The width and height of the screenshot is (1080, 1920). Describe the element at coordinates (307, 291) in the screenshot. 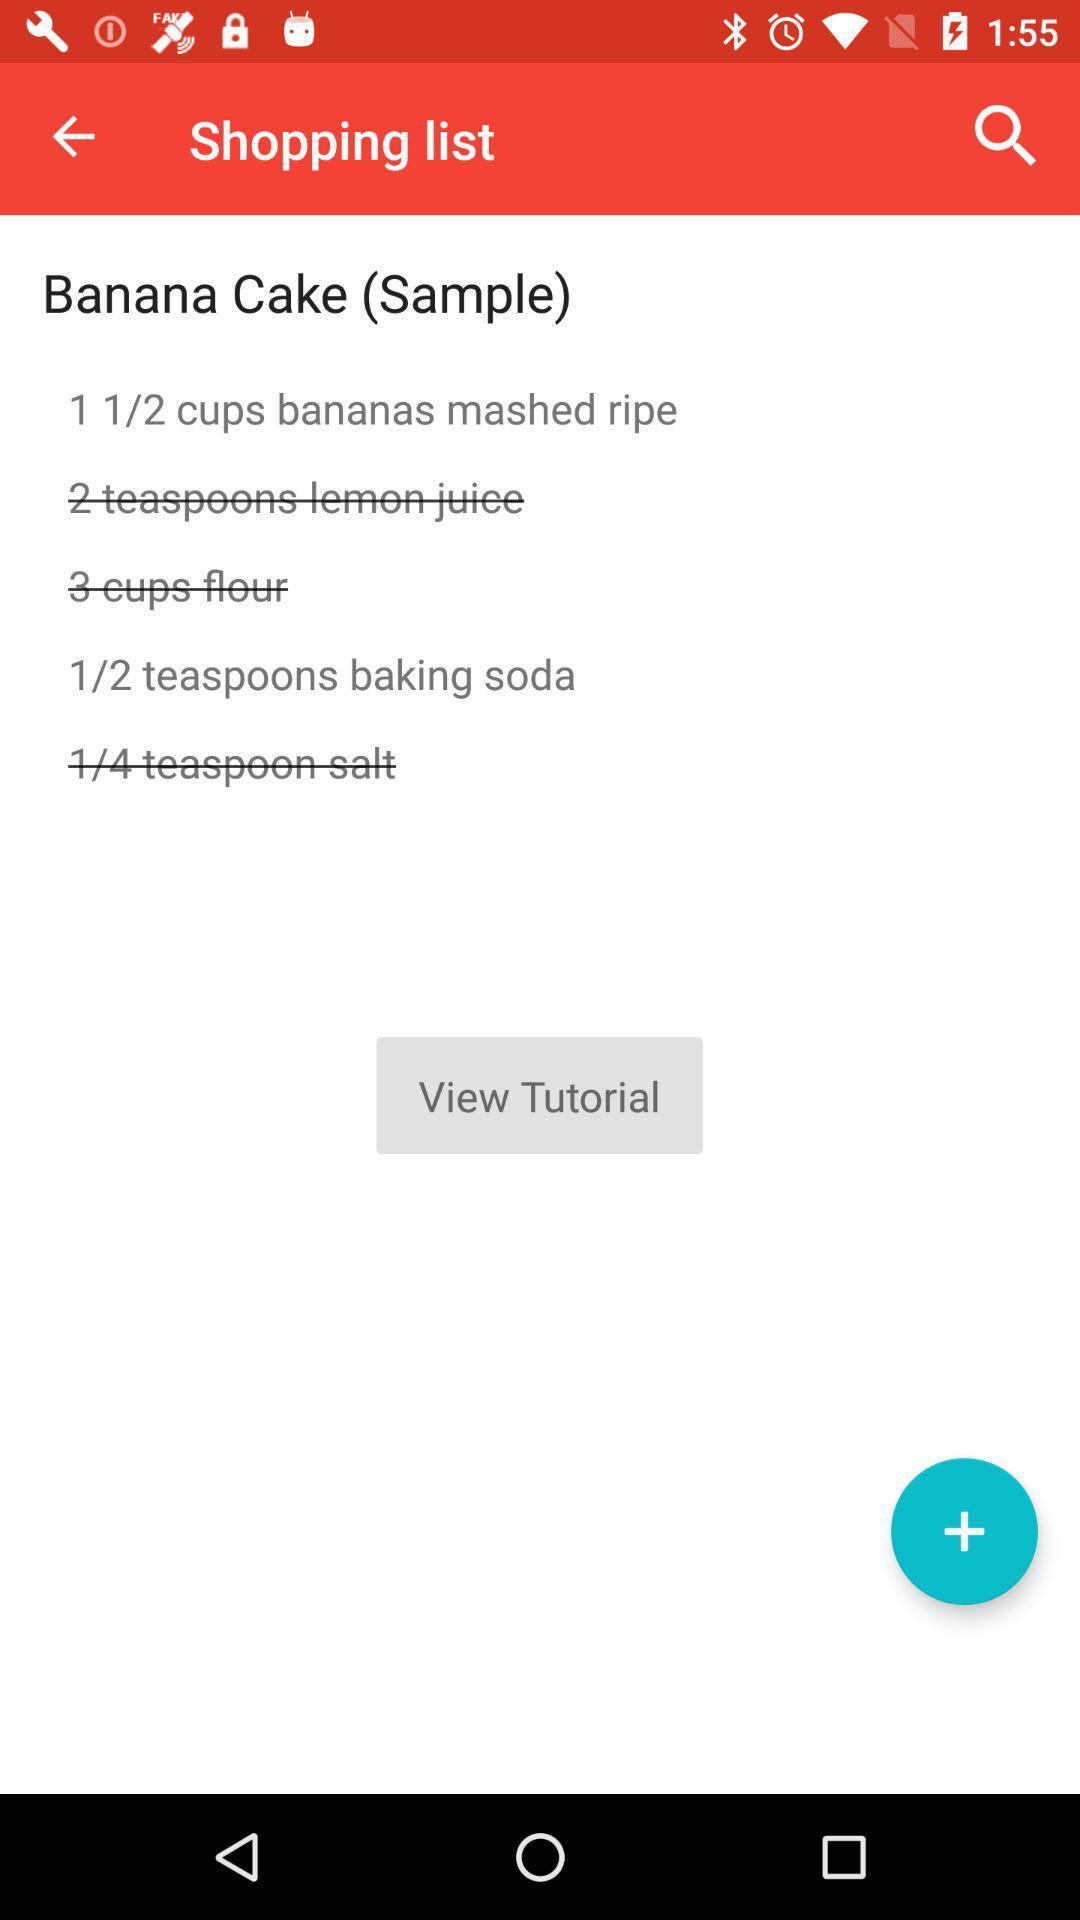

I see `icon above 1 1 2 item` at that location.